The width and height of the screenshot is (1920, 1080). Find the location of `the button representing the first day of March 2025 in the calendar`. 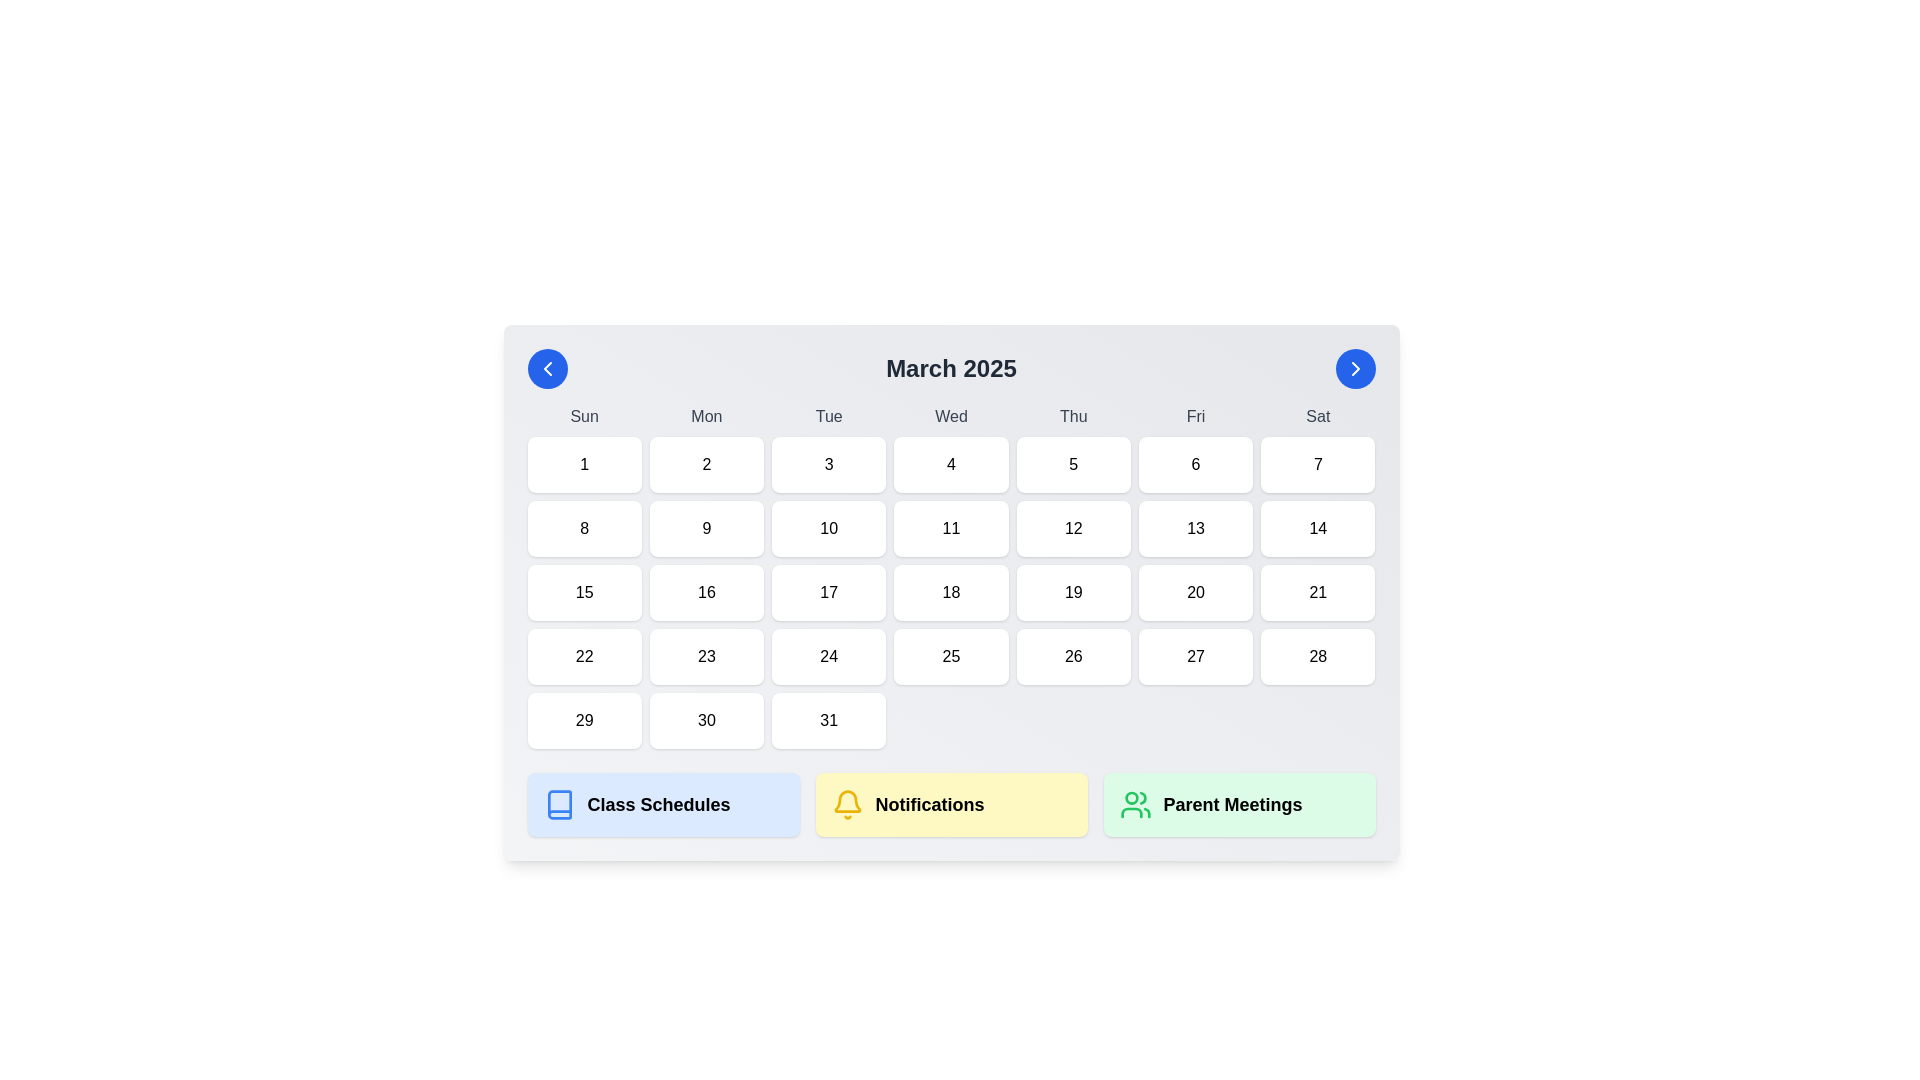

the button representing the first day of March 2025 in the calendar is located at coordinates (583, 465).